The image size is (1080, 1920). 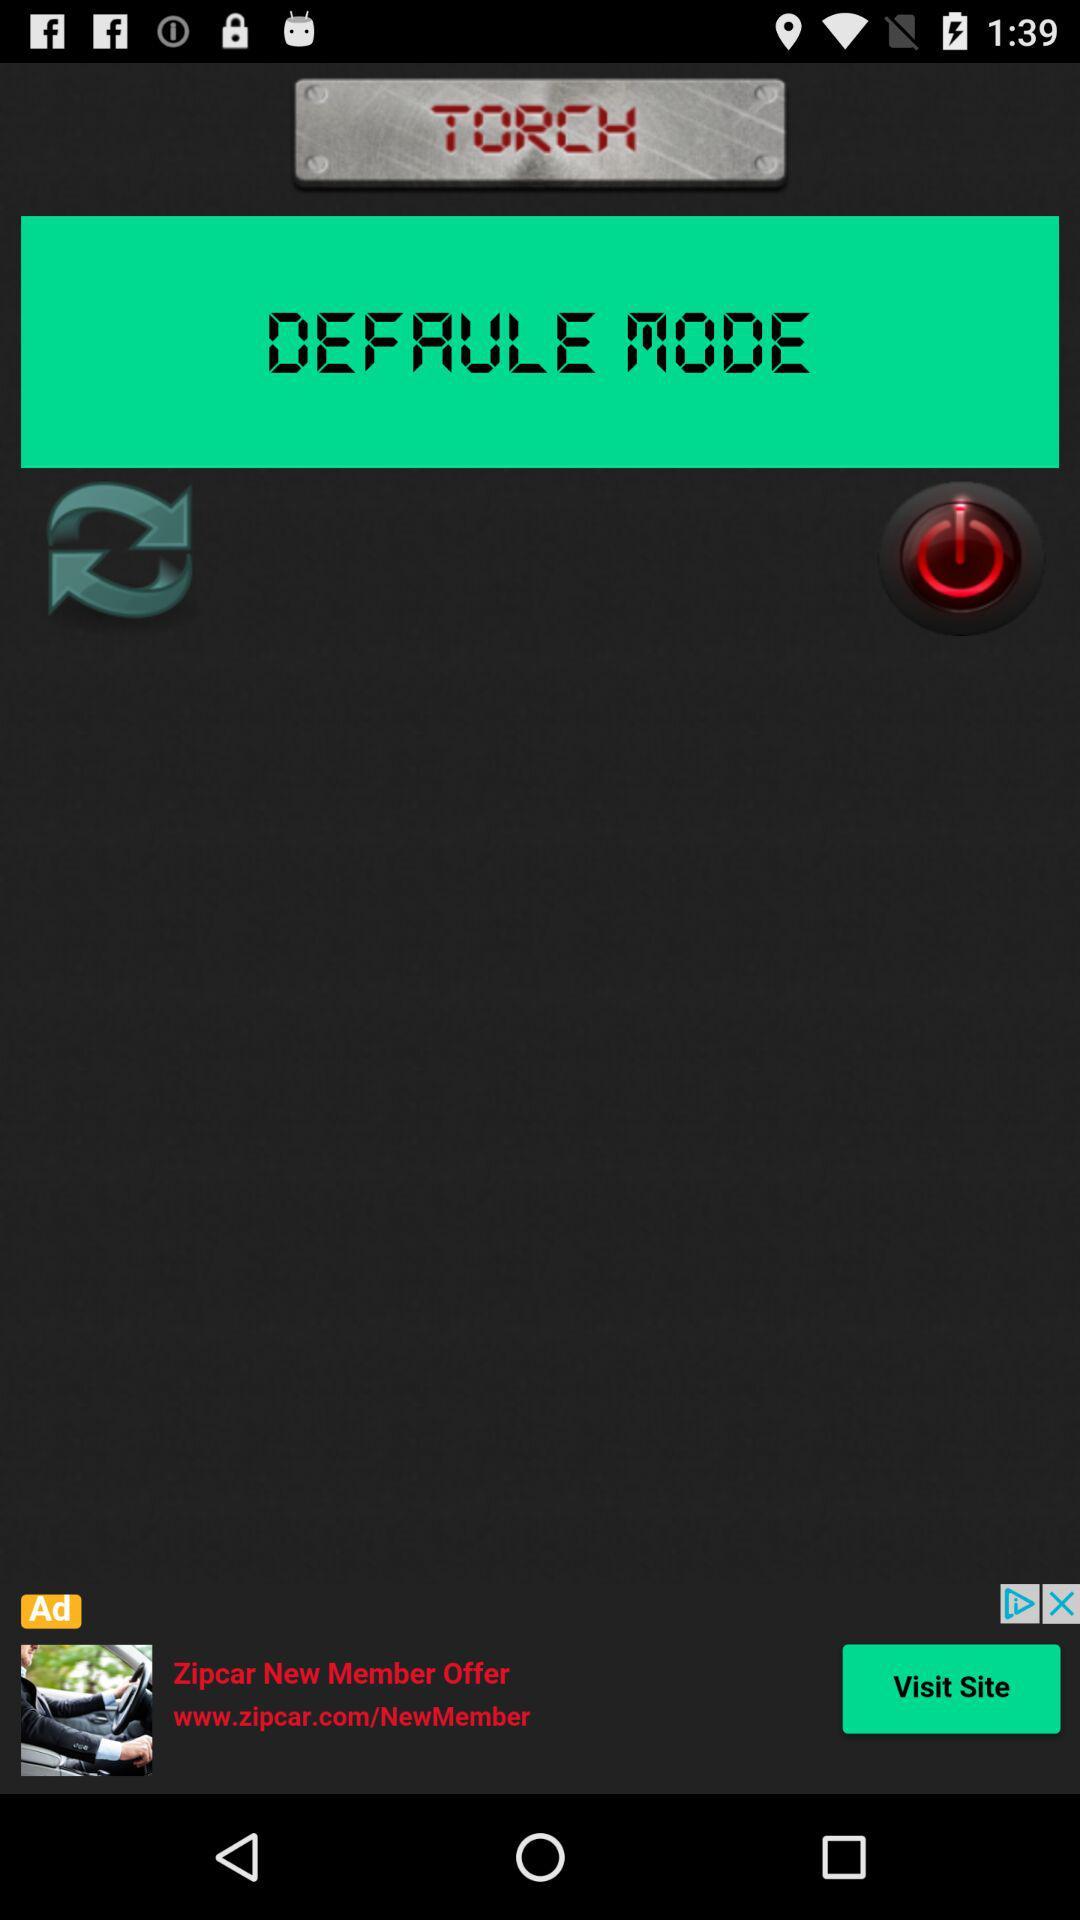 What do you see at coordinates (540, 1688) in the screenshot?
I see `open website page` at bounding box center [540, 1688].